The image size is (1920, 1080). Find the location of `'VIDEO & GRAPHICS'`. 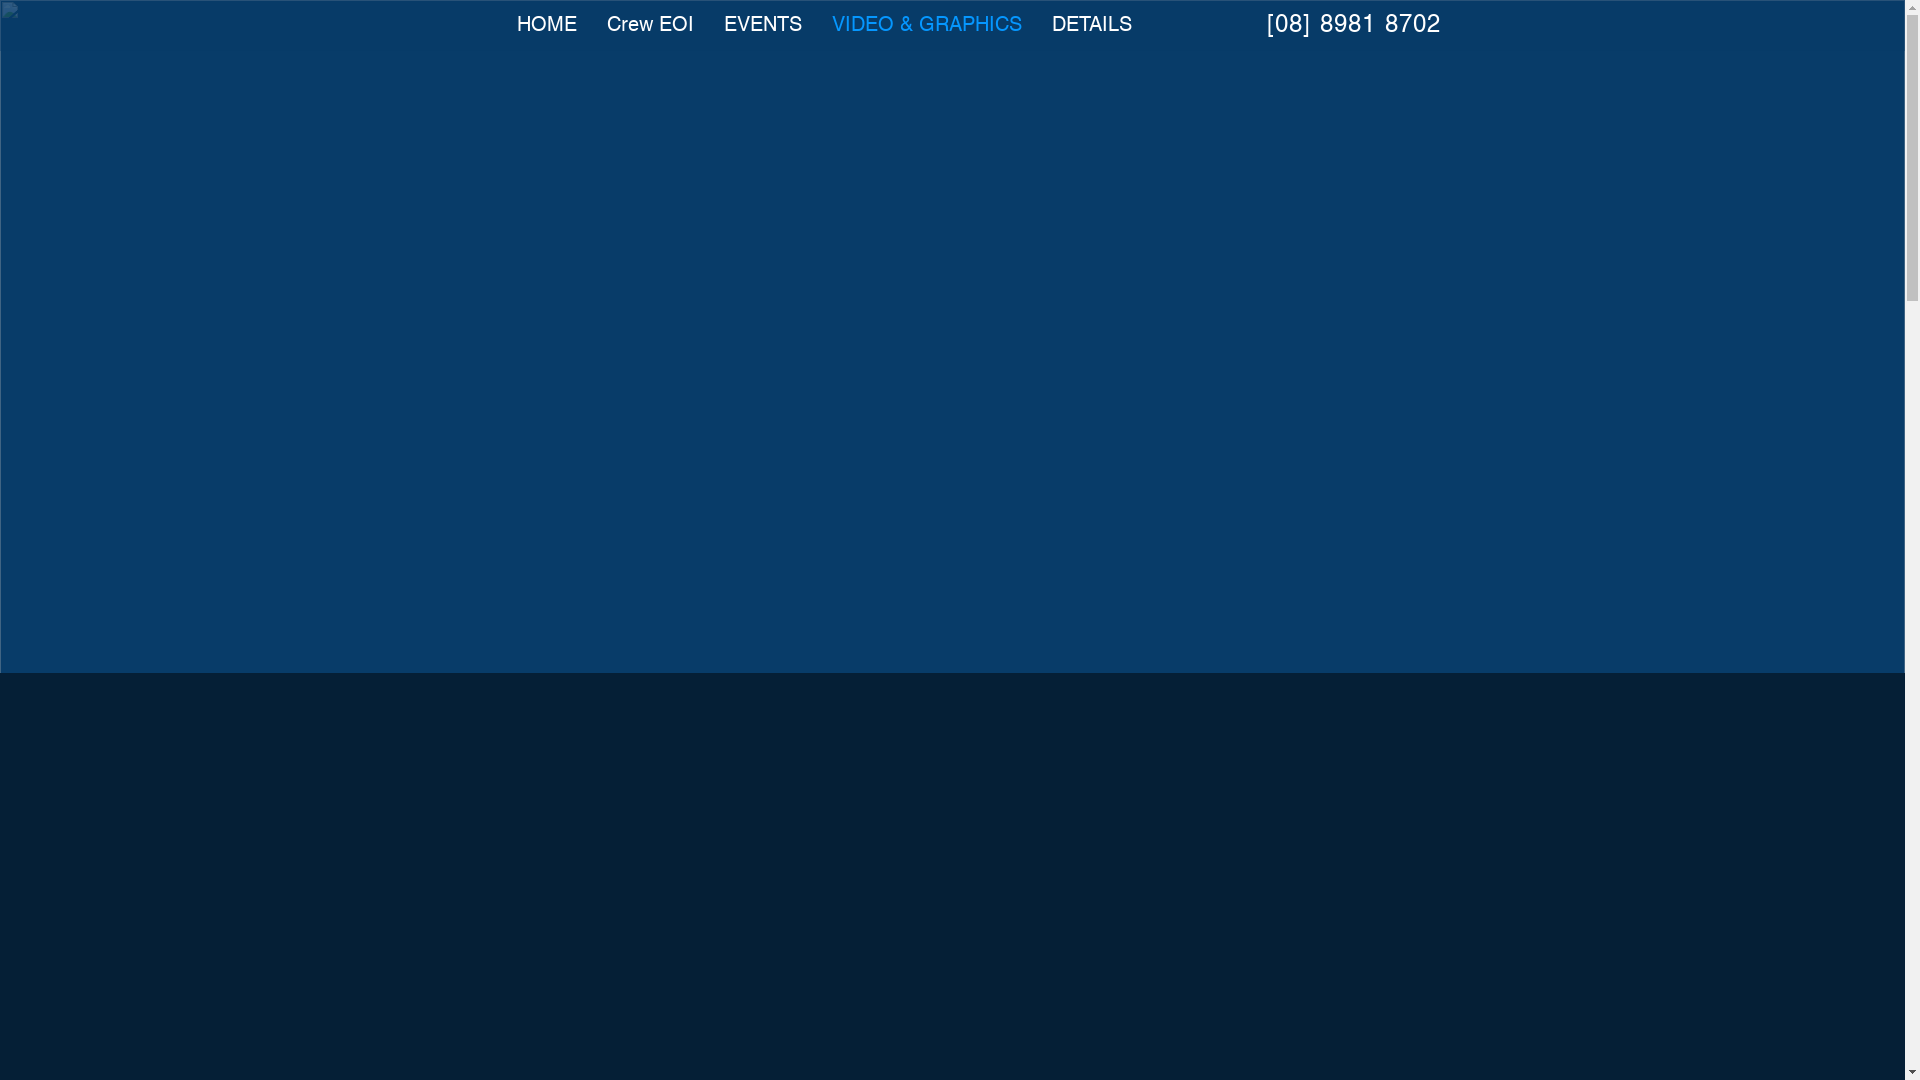

'VIDEO & GRAPHICS' is located at coordinates (816, 24).